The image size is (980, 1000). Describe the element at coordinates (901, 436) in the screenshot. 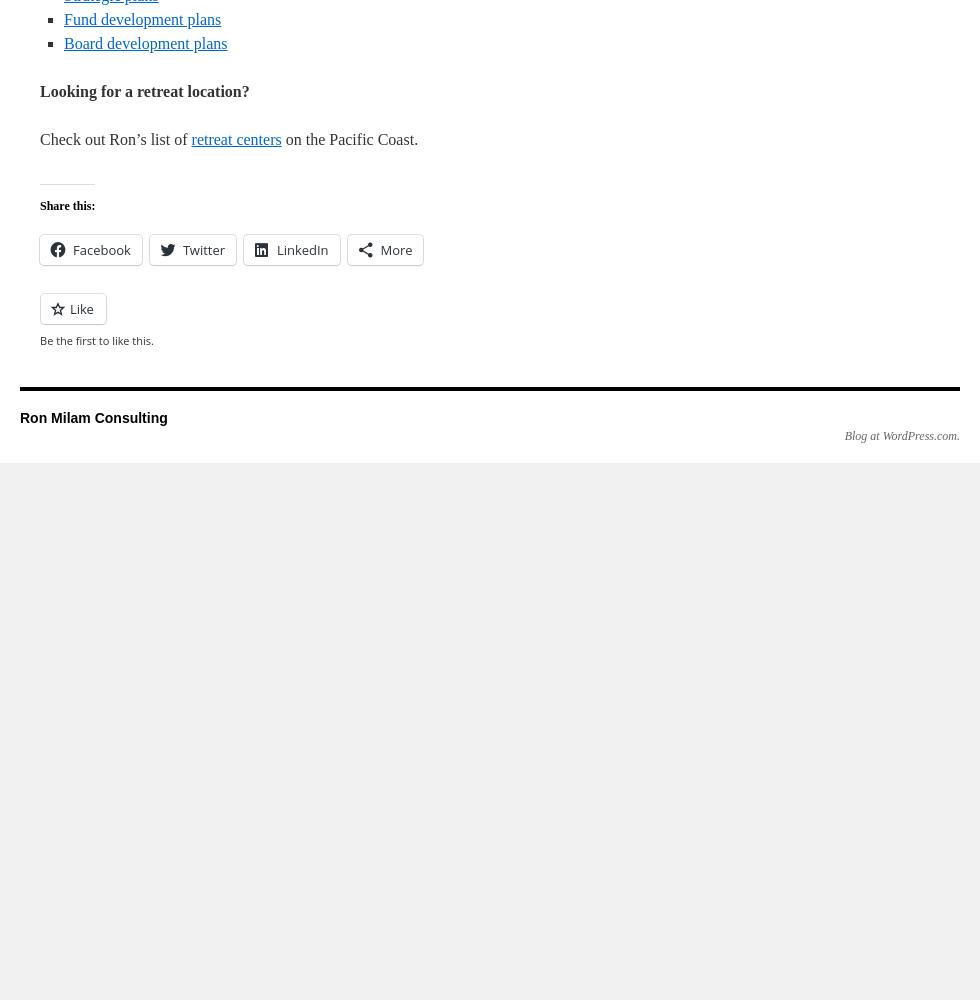

I see `'Blog at WordPress.com.'` at that location.